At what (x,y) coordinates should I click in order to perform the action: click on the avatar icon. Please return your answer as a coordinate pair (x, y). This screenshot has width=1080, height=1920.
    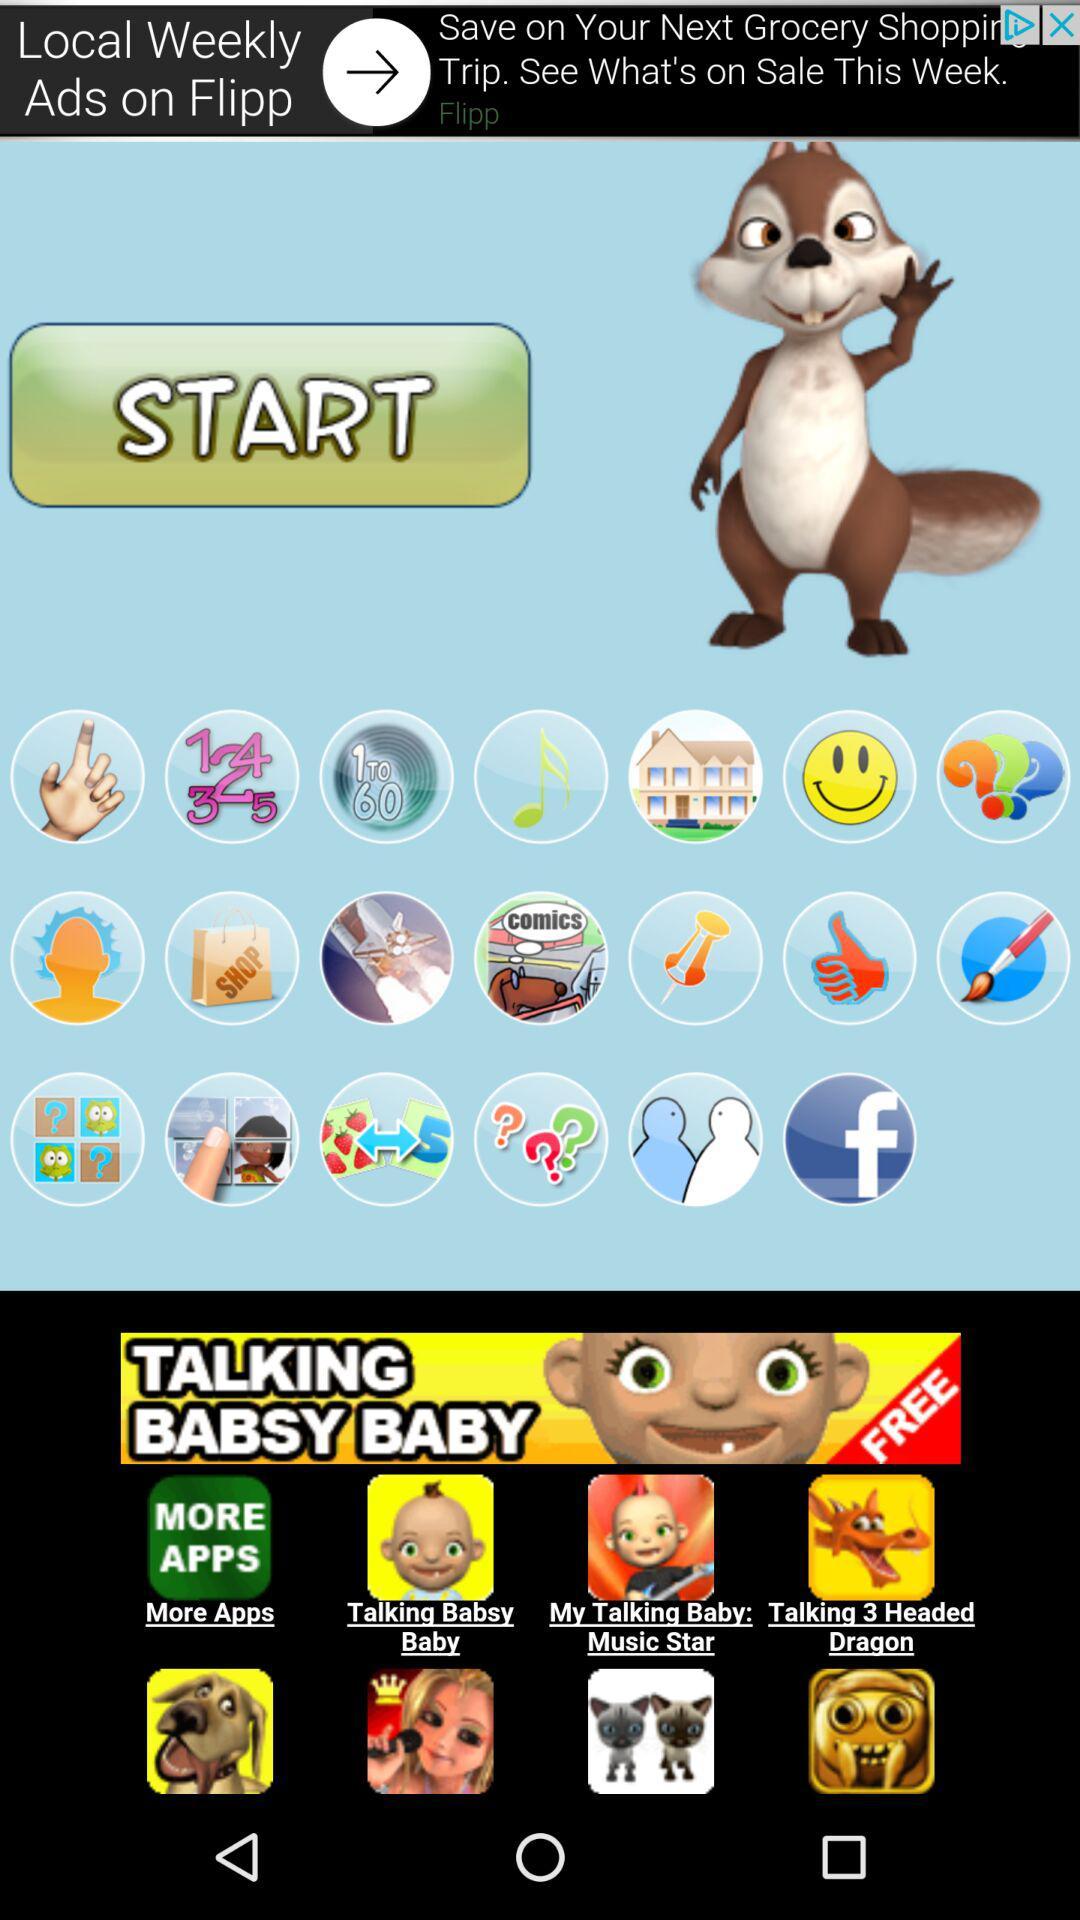
    Looking at the image, I should click on (76, 1025).